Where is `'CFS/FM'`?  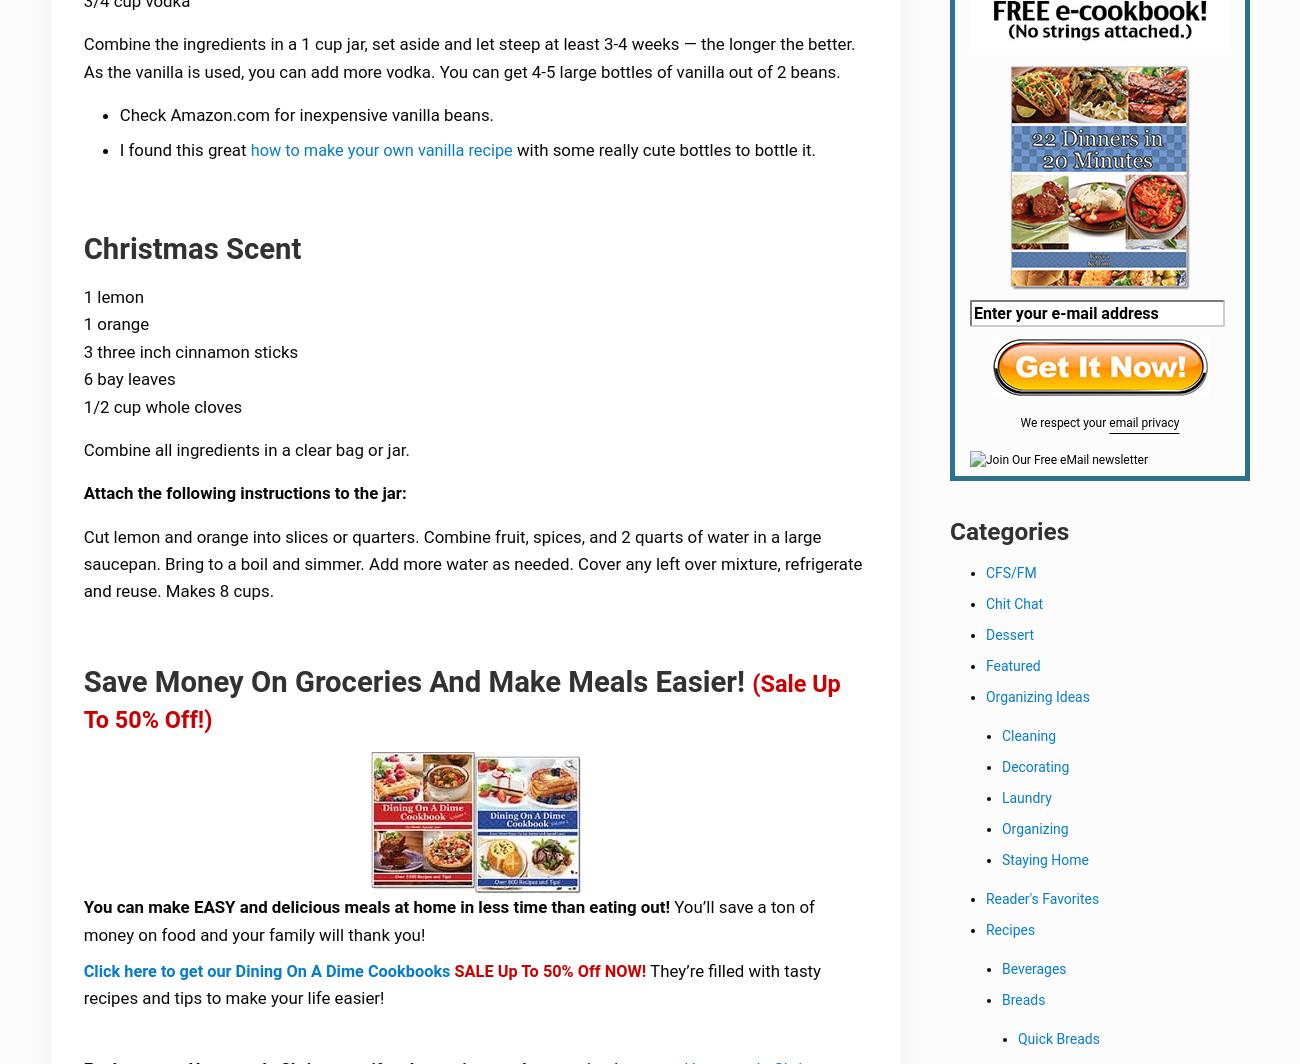
'CFS/FM' is located at coordinates (1010, 576).